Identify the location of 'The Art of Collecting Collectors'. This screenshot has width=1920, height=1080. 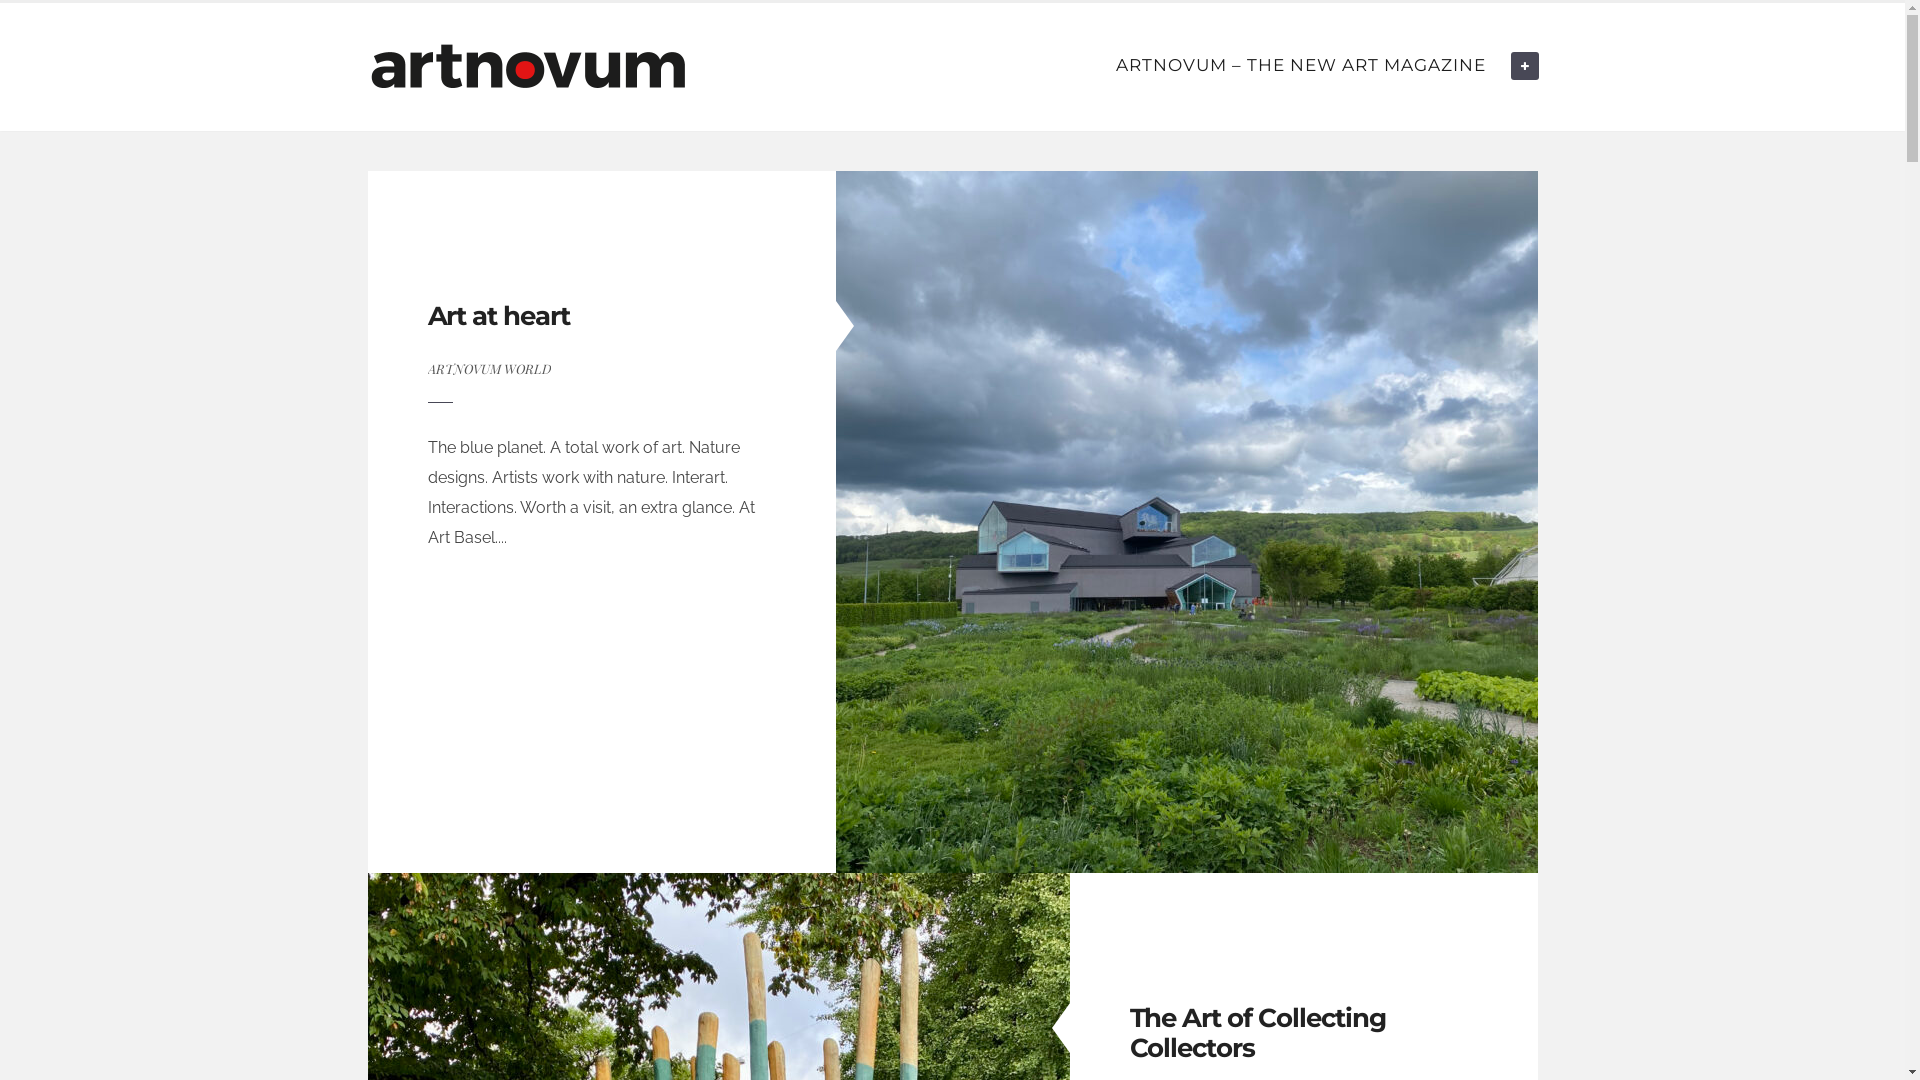
(1256, 1033).